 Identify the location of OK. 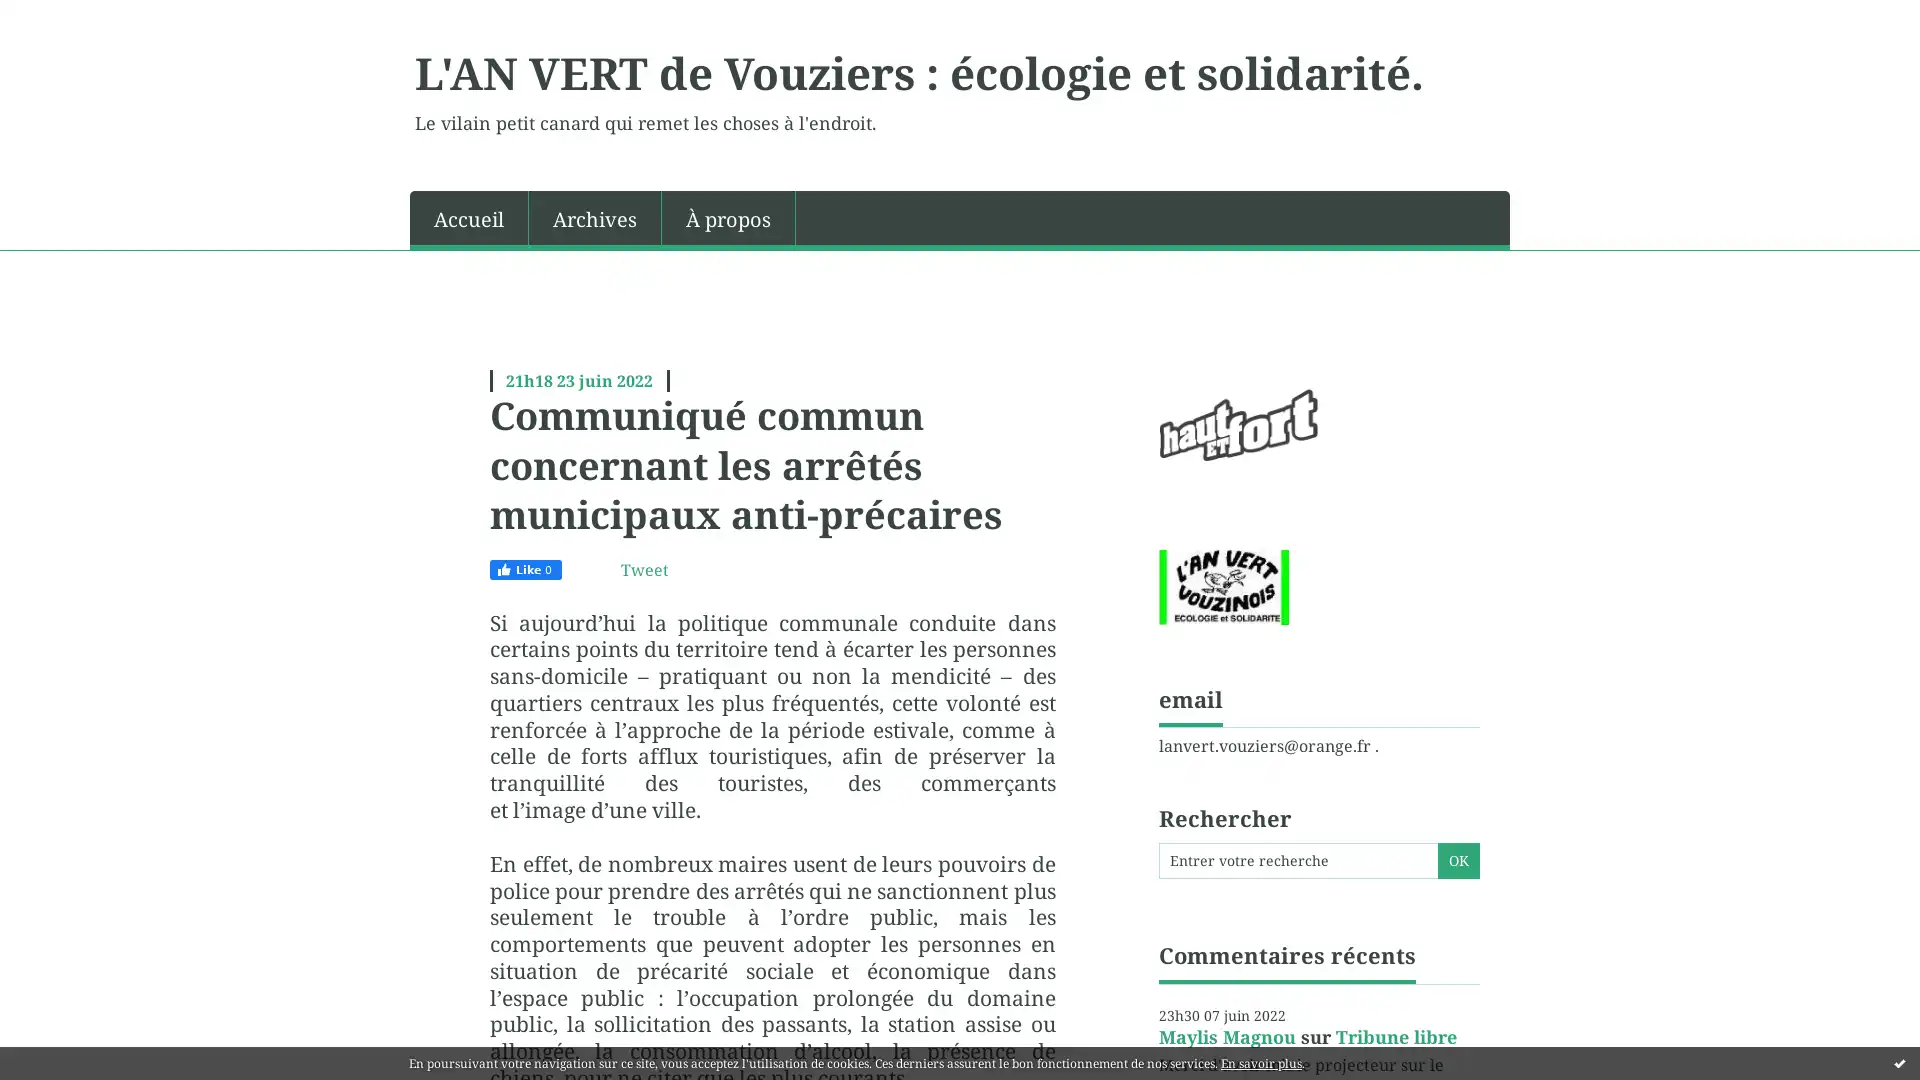
(1458, 859).